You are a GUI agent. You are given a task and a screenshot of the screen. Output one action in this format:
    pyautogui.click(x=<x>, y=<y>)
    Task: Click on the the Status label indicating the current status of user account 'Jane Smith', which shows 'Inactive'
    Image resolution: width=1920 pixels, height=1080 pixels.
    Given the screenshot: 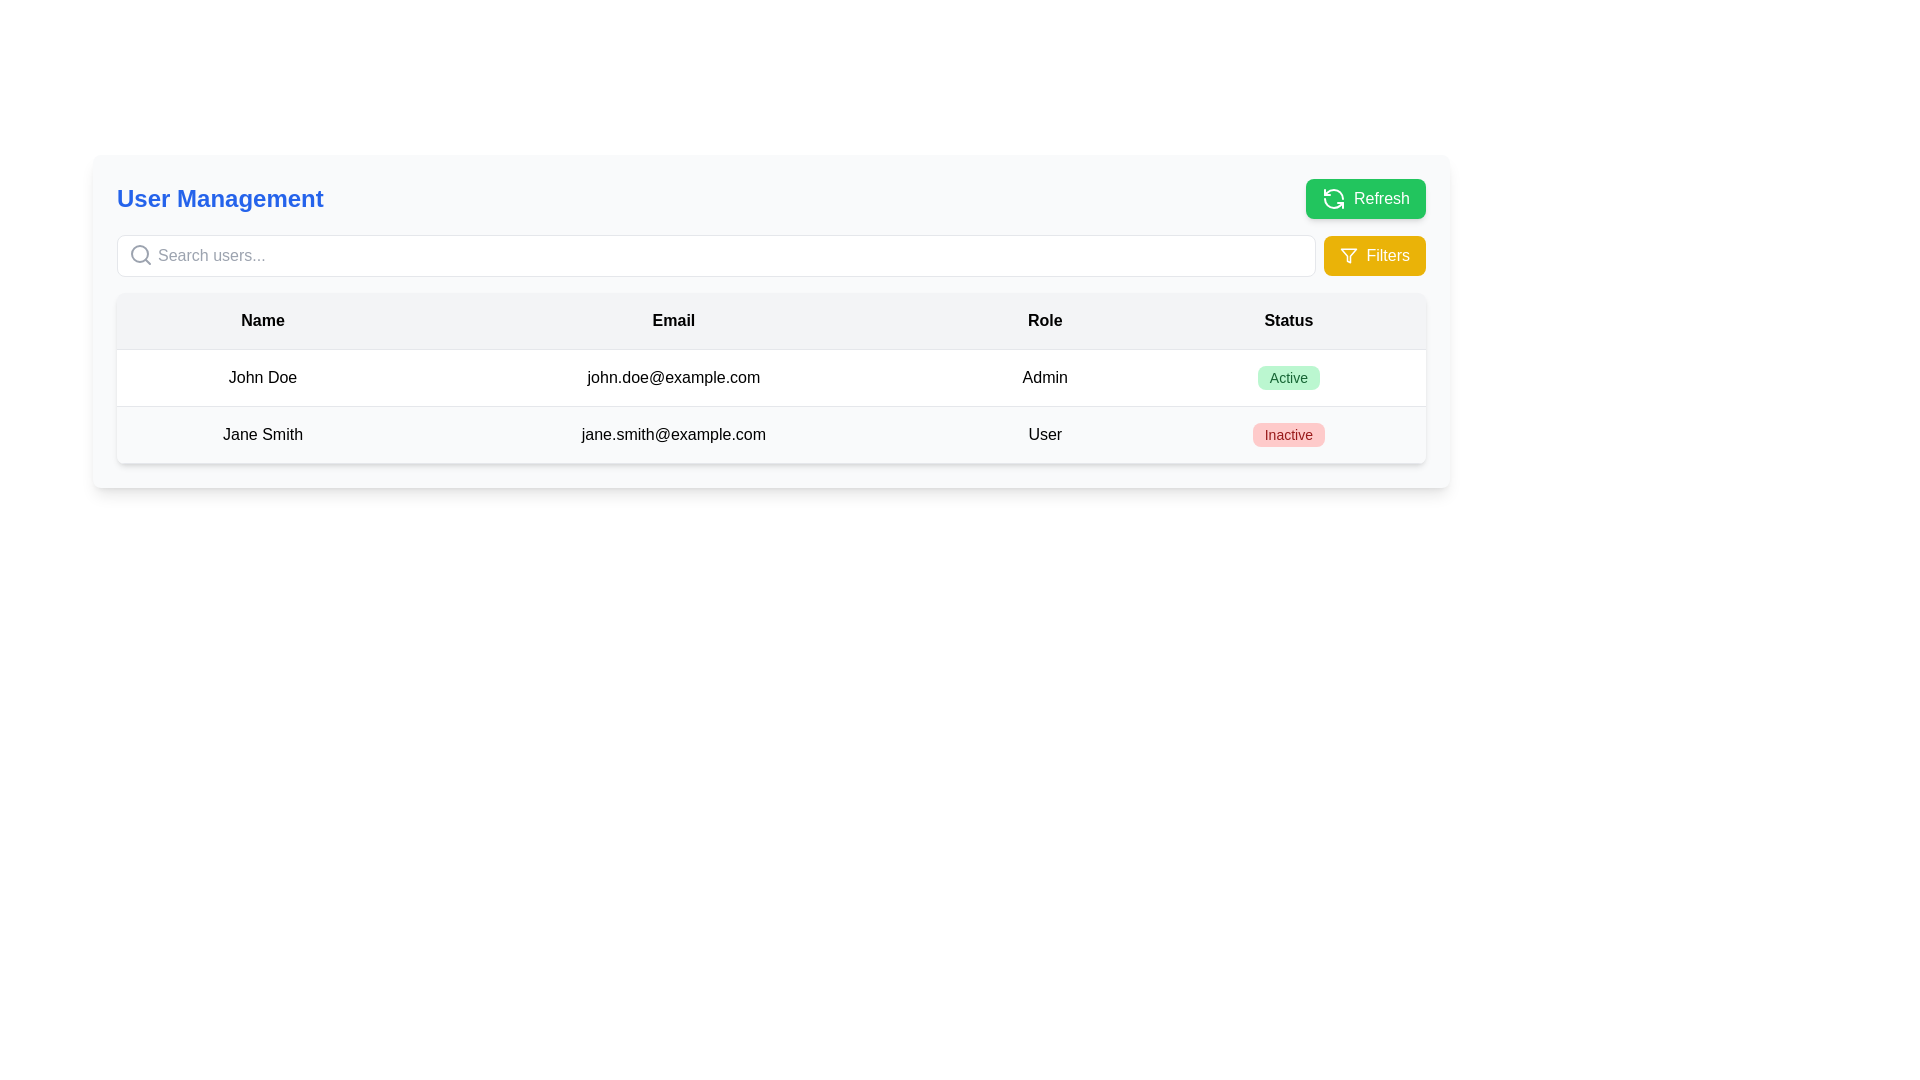 What is the action you would take?
    pyautogui.click(x=1288, y=434)
    